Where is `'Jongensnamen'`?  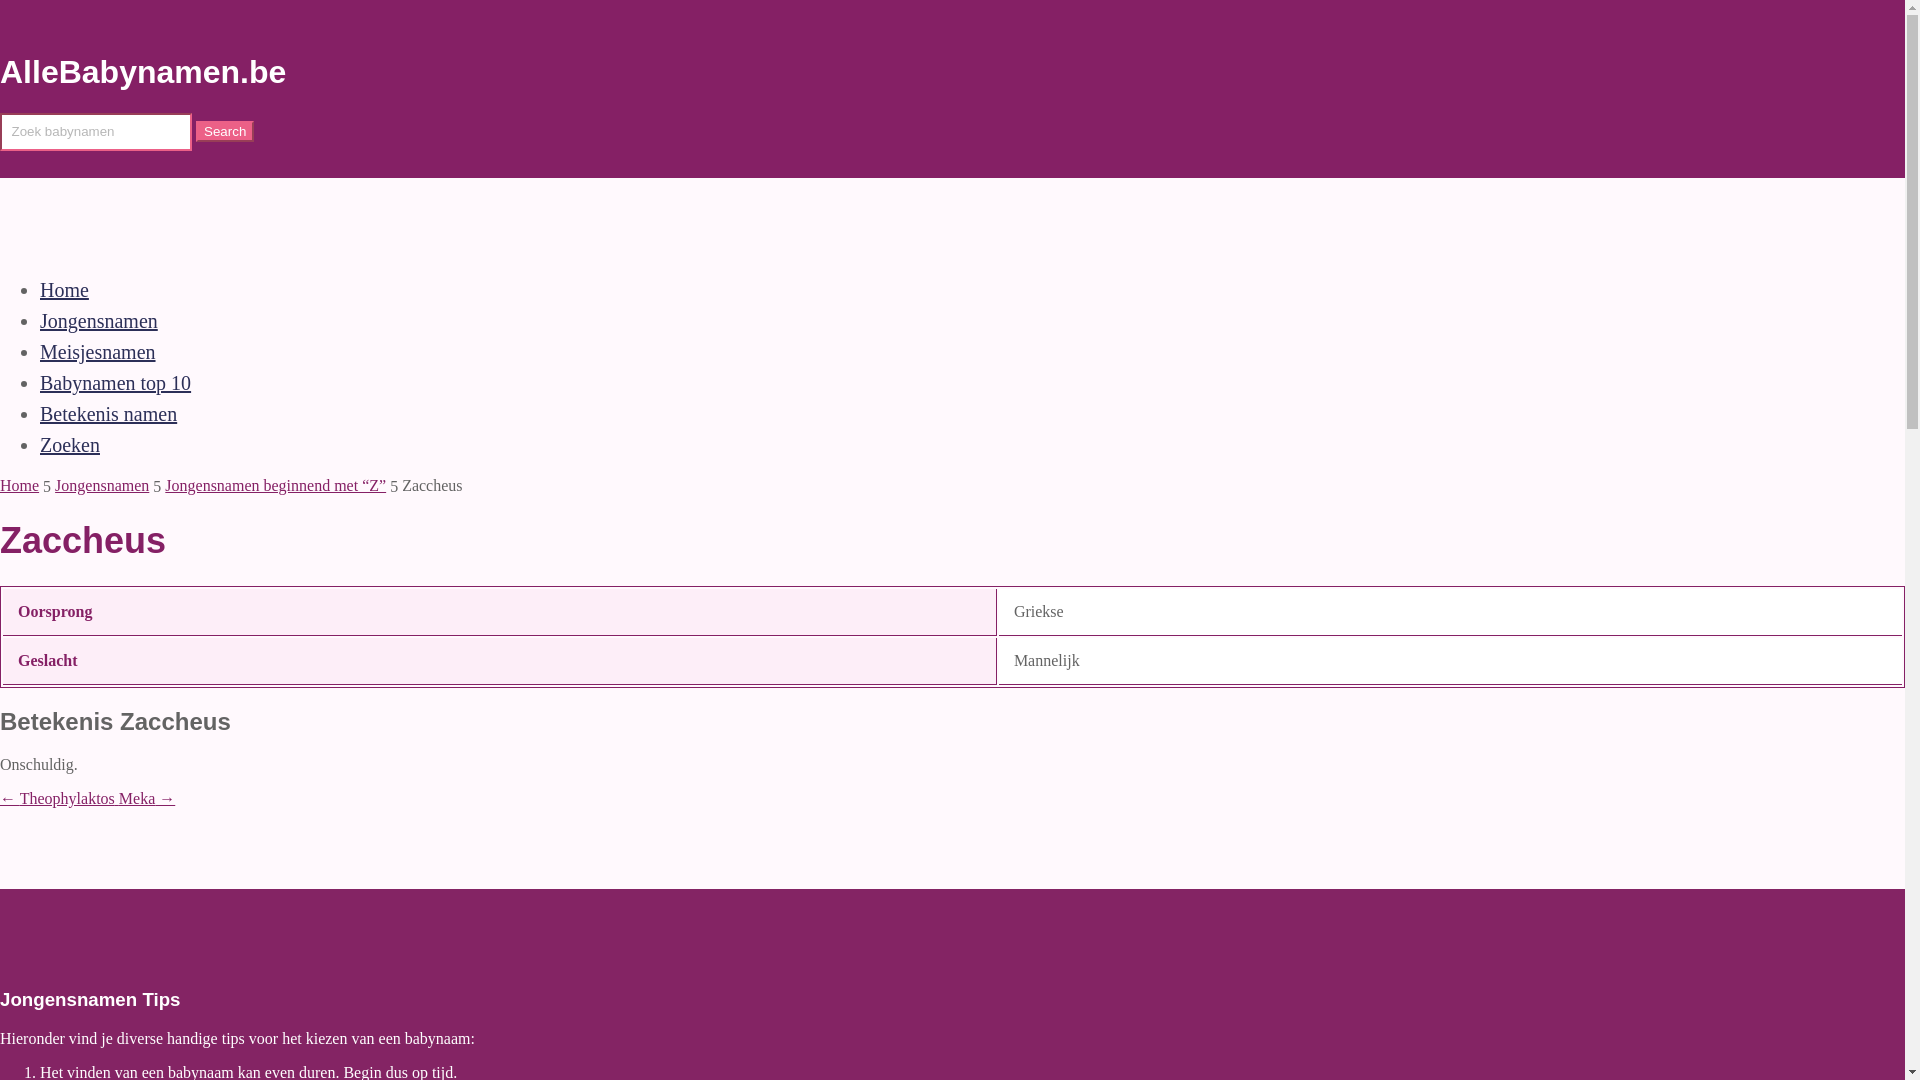 'Jongensnamen' is located at coordinates (39, 319).